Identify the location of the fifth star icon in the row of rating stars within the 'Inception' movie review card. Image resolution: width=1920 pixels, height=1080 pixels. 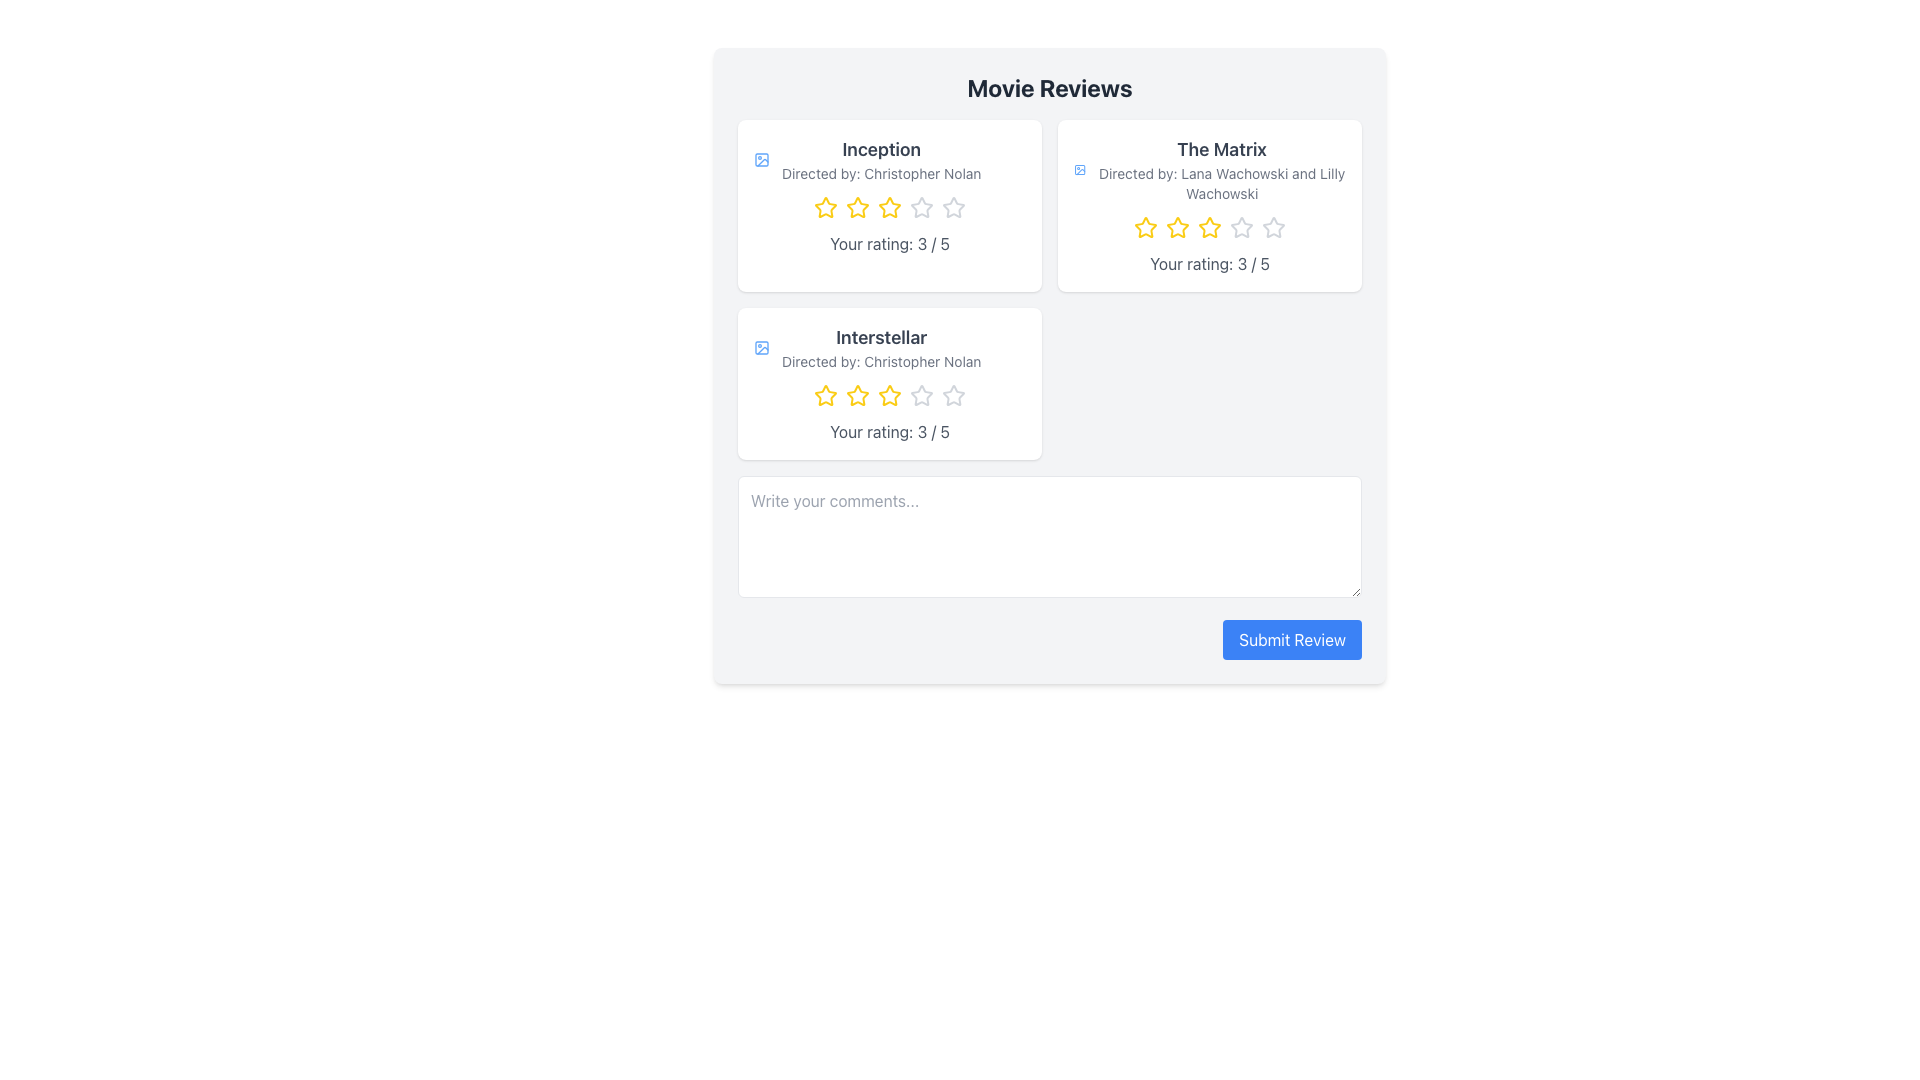
(953, 208).